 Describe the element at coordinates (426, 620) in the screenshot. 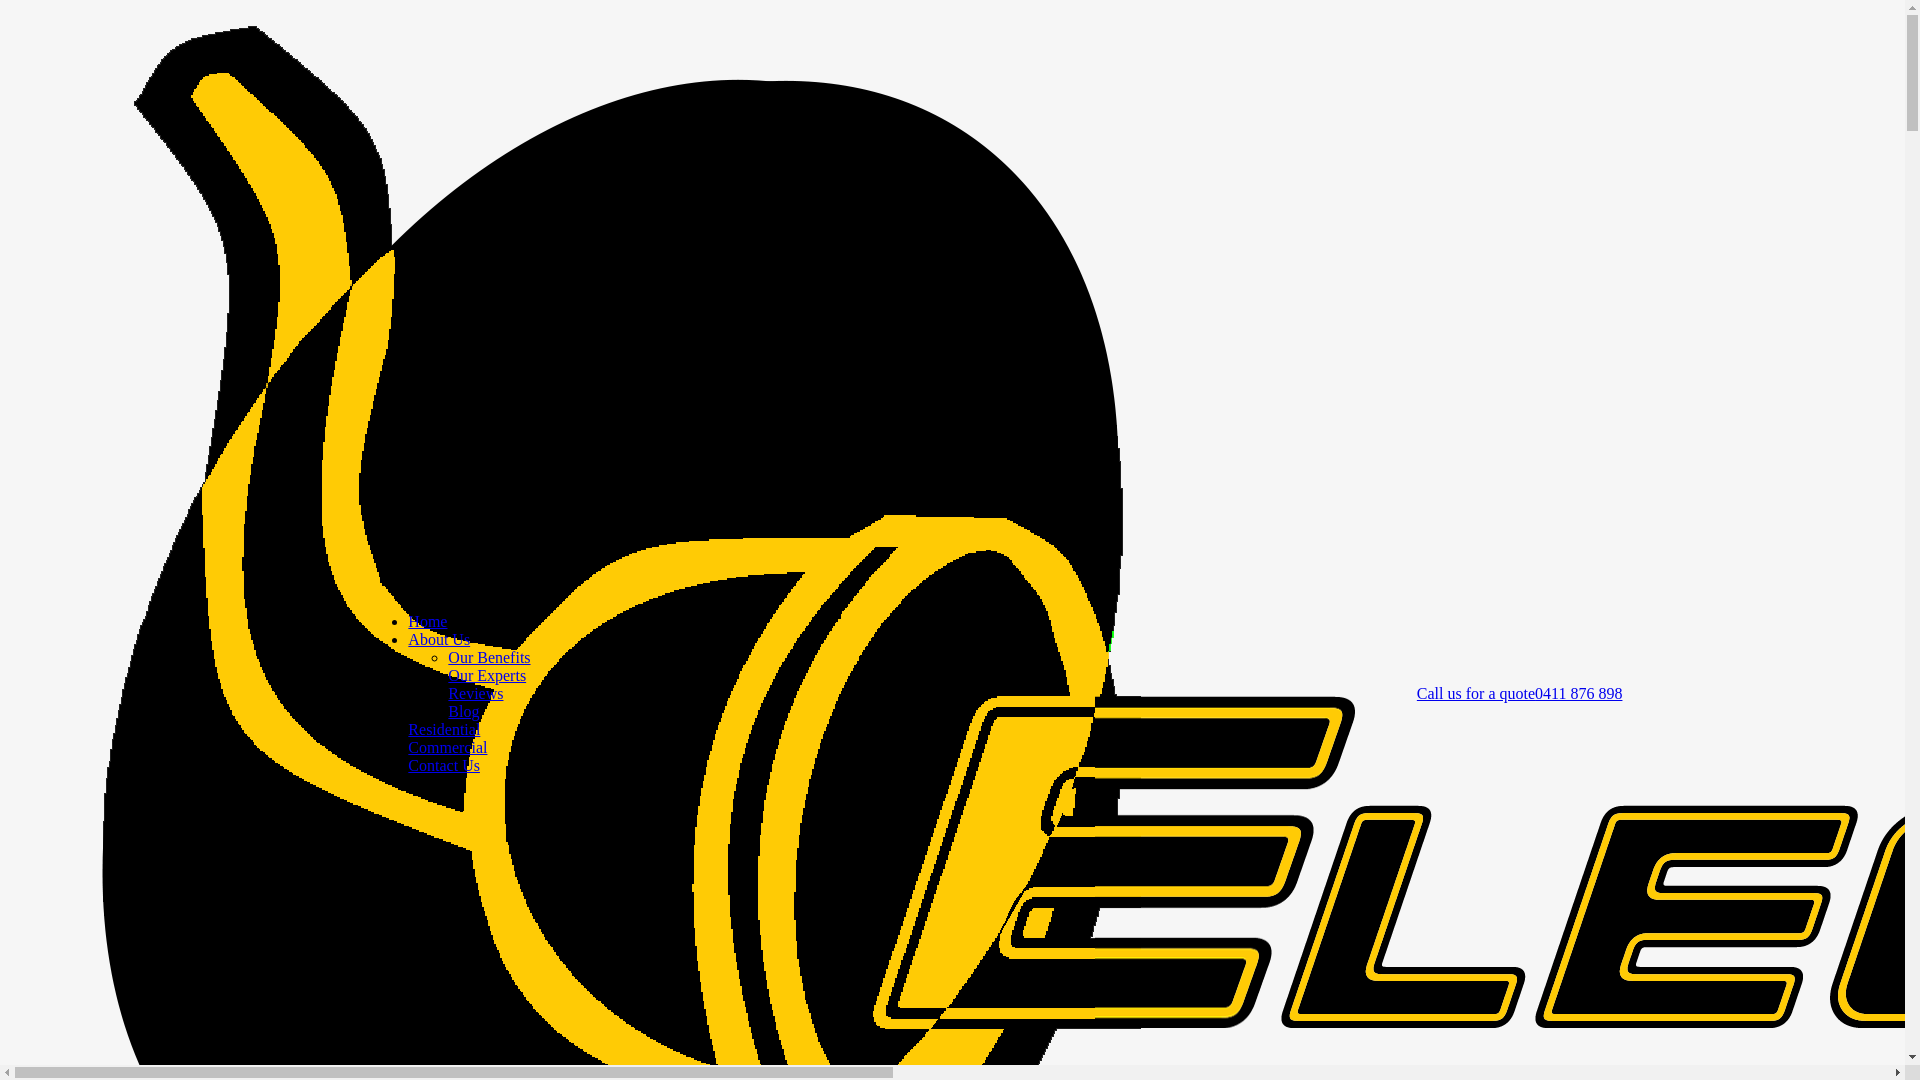

I see `'Home'` at that location.